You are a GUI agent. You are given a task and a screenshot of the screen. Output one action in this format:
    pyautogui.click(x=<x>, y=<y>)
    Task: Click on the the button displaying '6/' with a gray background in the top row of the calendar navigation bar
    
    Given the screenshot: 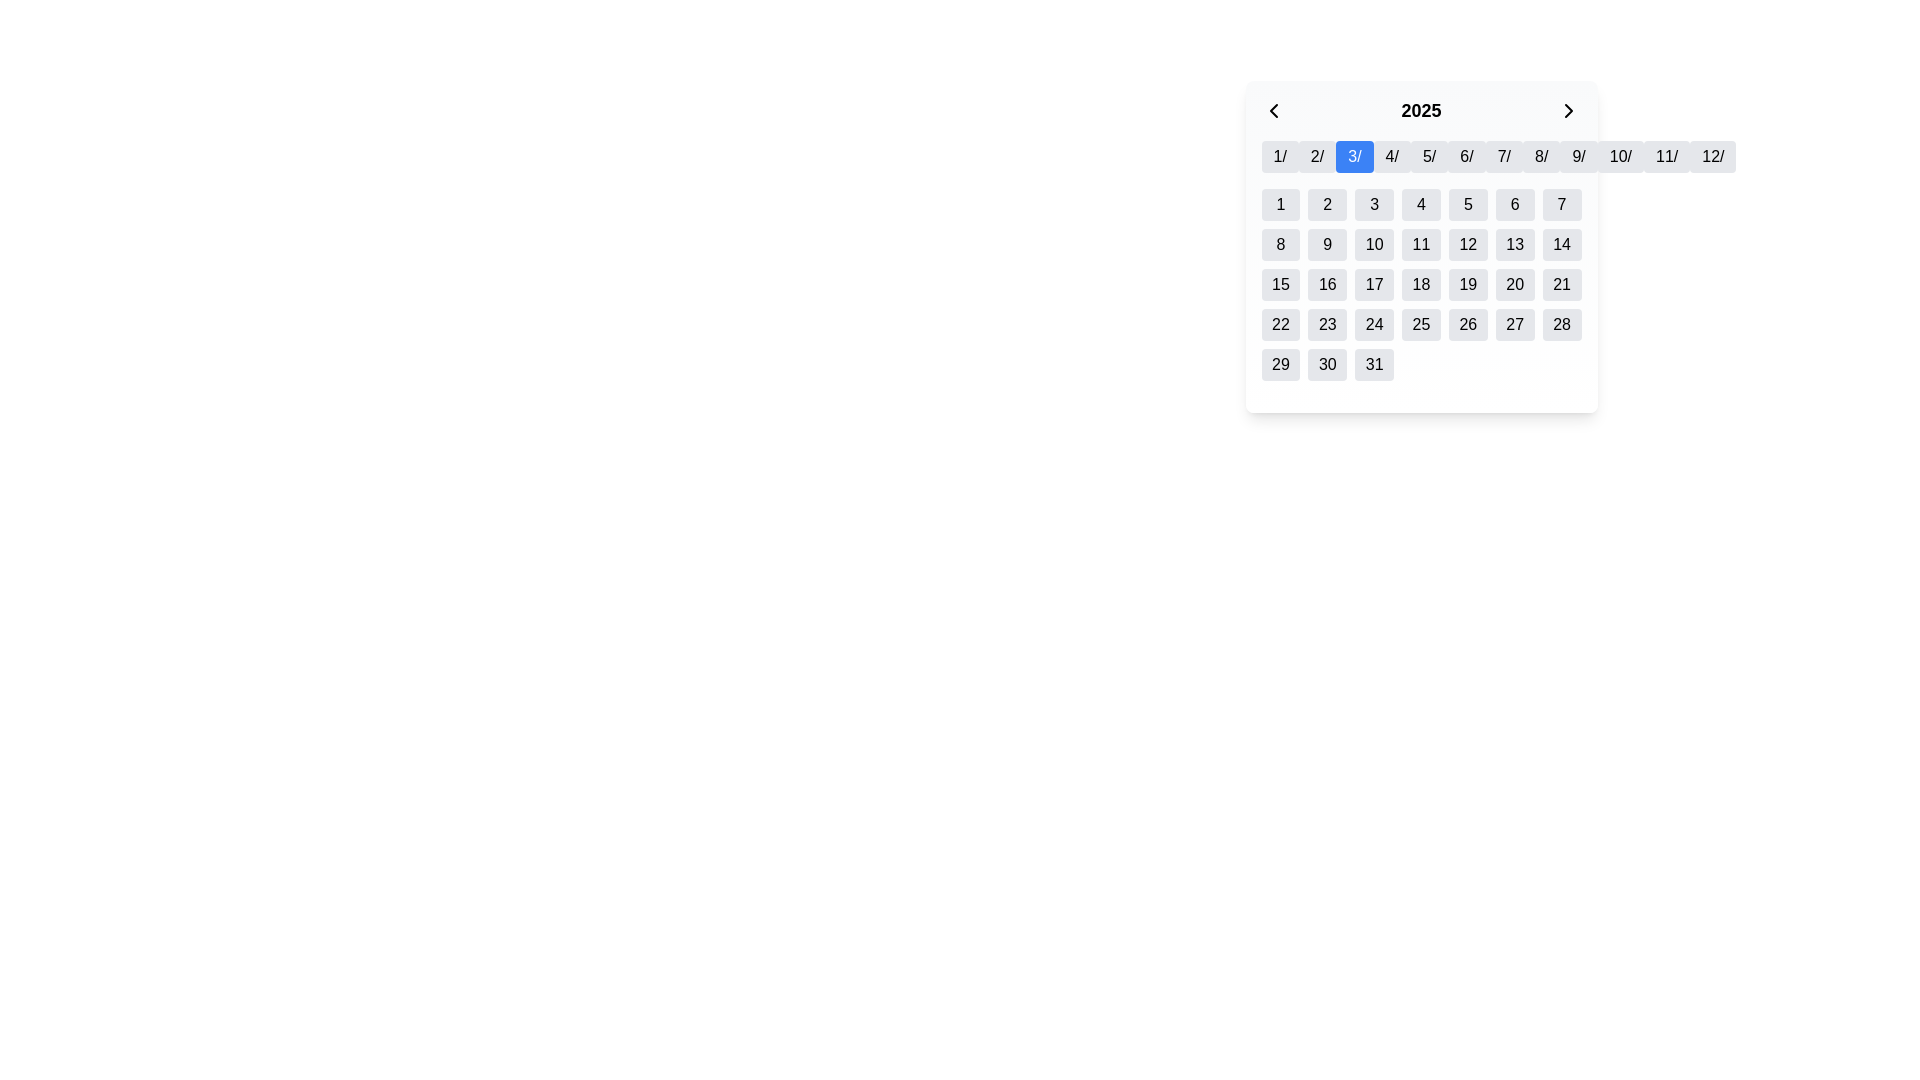 What is the action you would take?
    pyautogui.click(x=1465, y=156)
    